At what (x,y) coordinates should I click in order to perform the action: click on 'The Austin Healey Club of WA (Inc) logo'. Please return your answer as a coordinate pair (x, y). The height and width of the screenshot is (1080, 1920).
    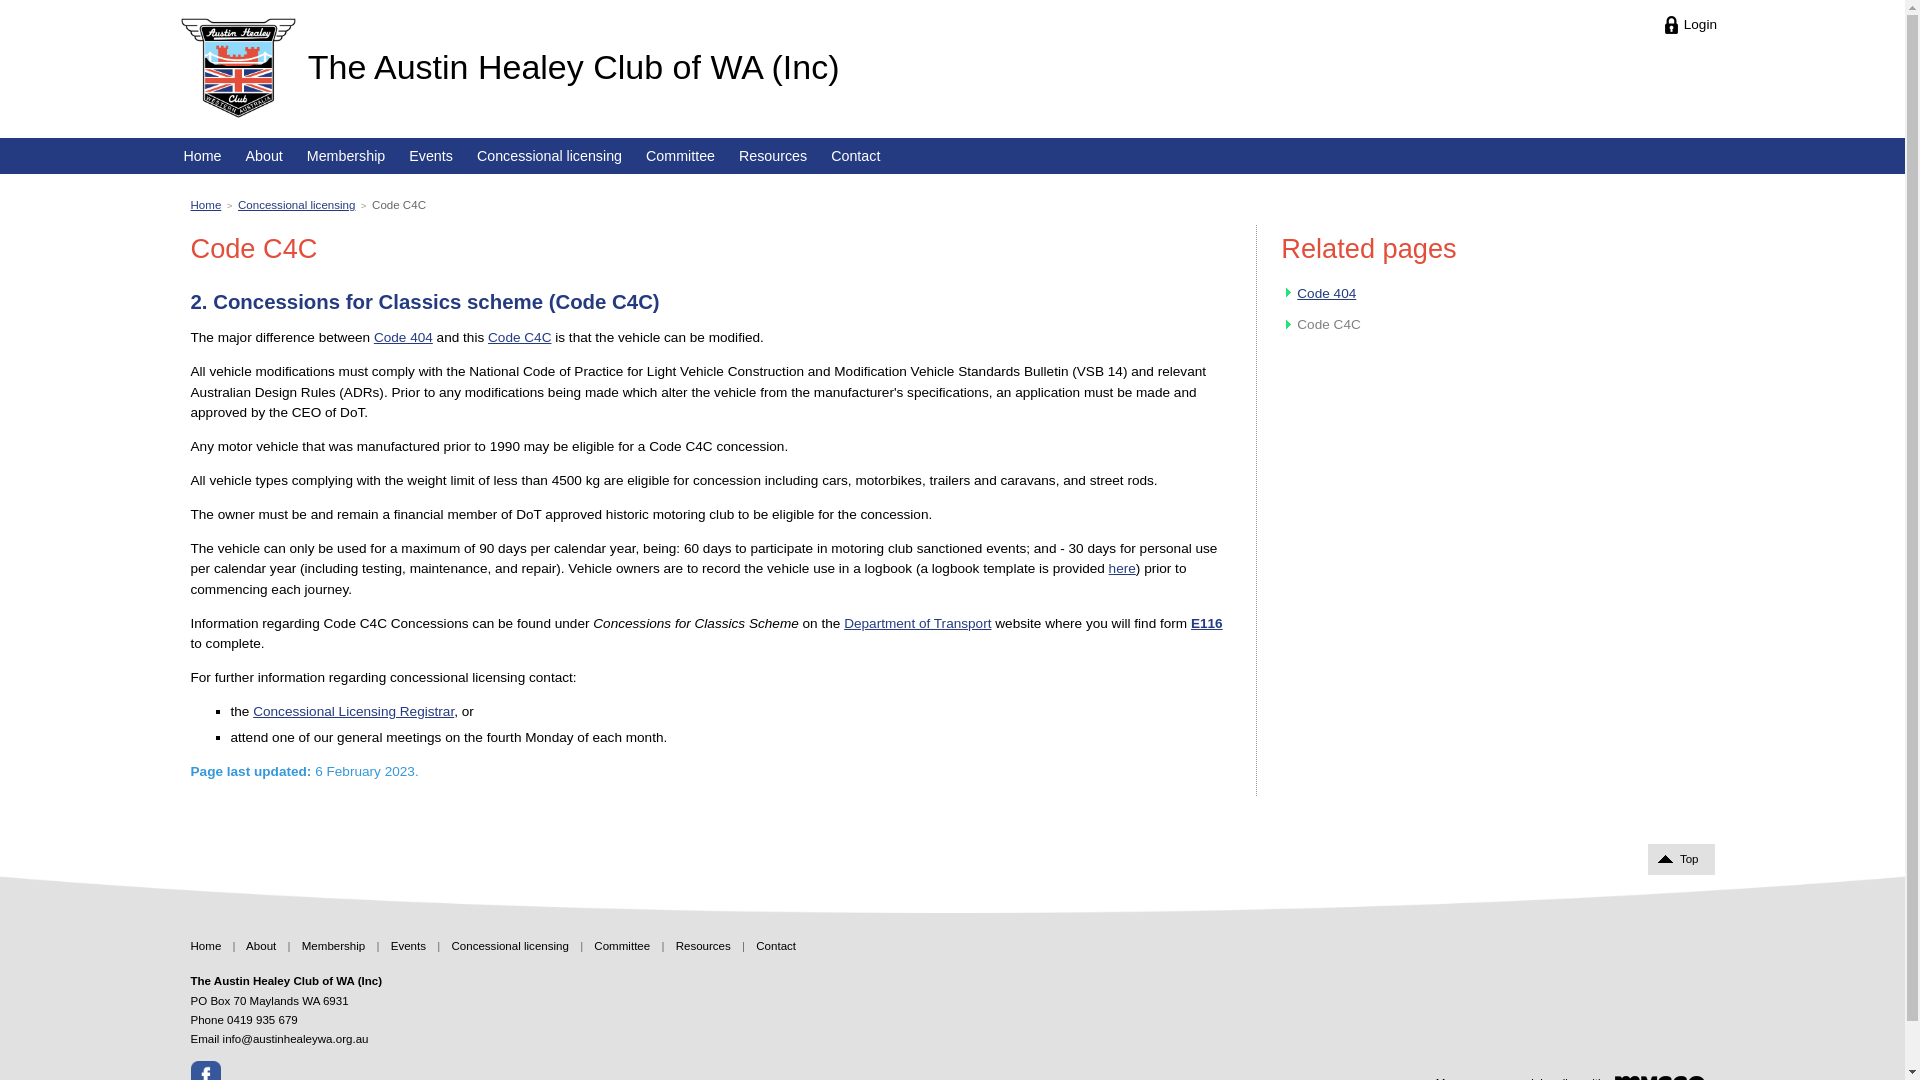
    Looking at the image, I should click on (238, 67).